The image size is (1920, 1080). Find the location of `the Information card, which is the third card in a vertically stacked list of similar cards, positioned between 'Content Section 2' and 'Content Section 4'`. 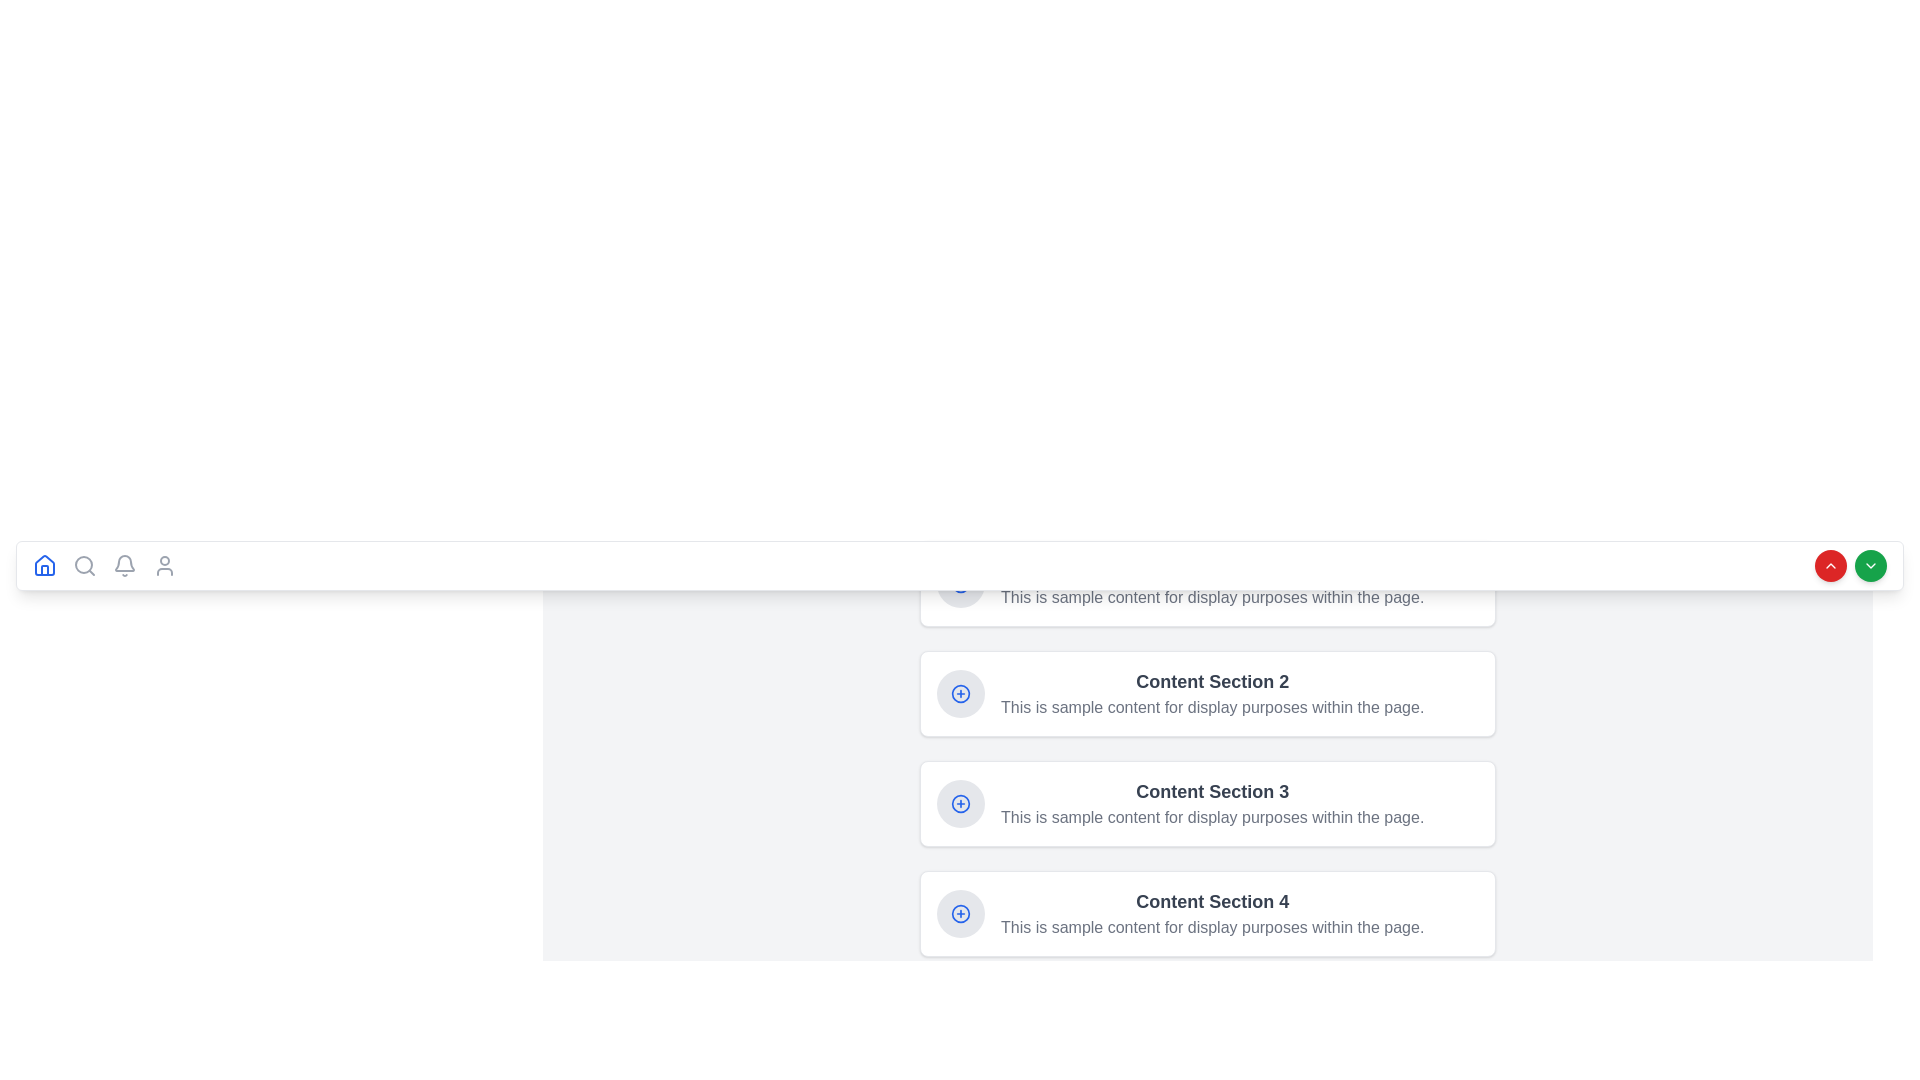

the Information card, which is the third card in a vertically stacked list of similar cards, positioned between 'Content Section 2' and 'Content Section 4' is located at coordinates (1207, 802).